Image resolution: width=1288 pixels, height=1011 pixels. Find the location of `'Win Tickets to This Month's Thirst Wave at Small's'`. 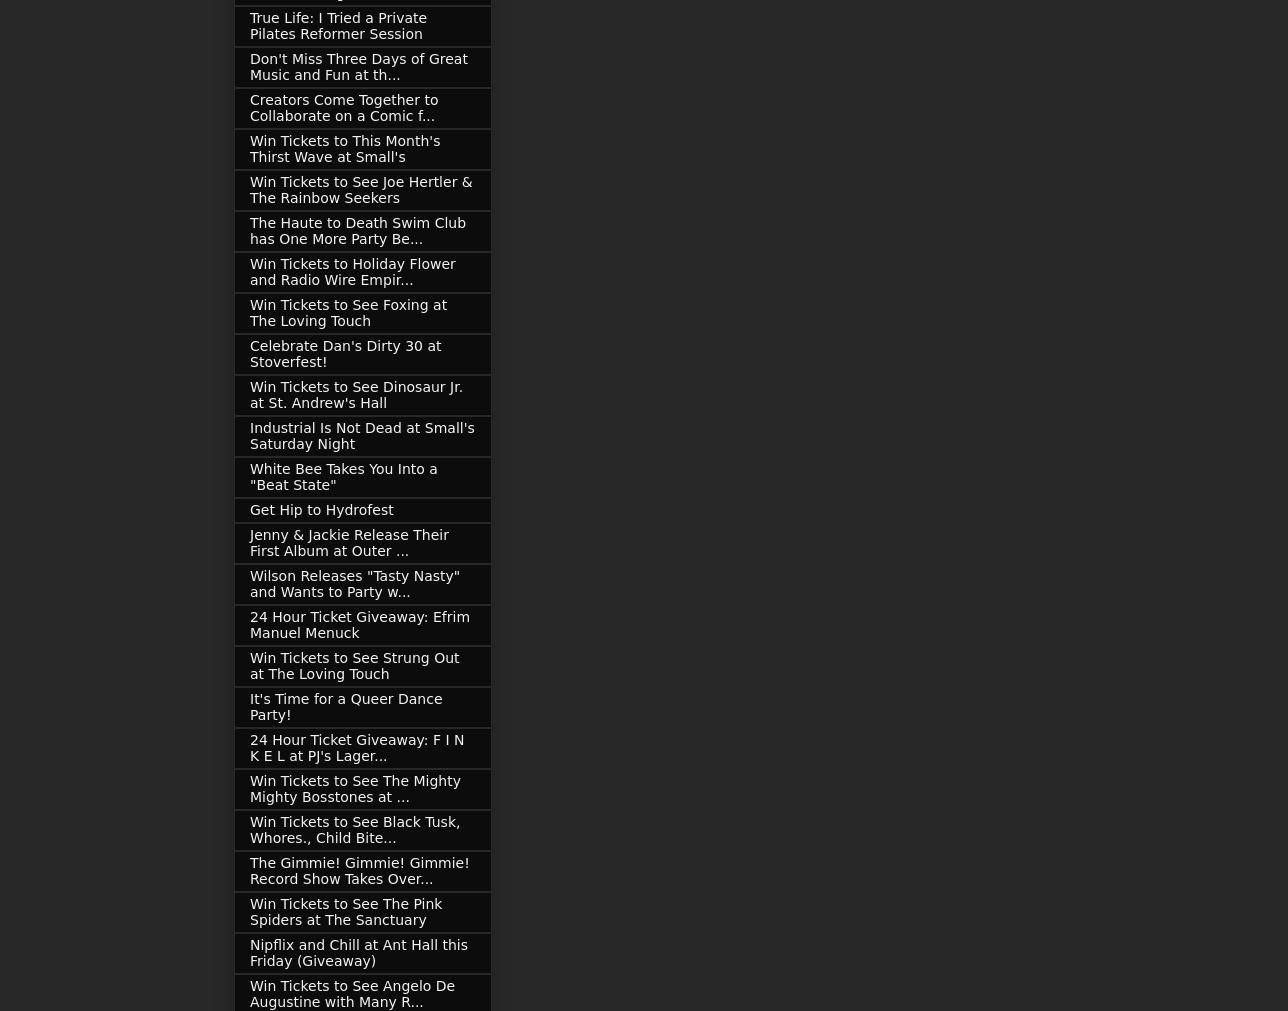

'Win Tickets to This Month's Thirst Wave at Small's' is located at coordinates (345, 148).